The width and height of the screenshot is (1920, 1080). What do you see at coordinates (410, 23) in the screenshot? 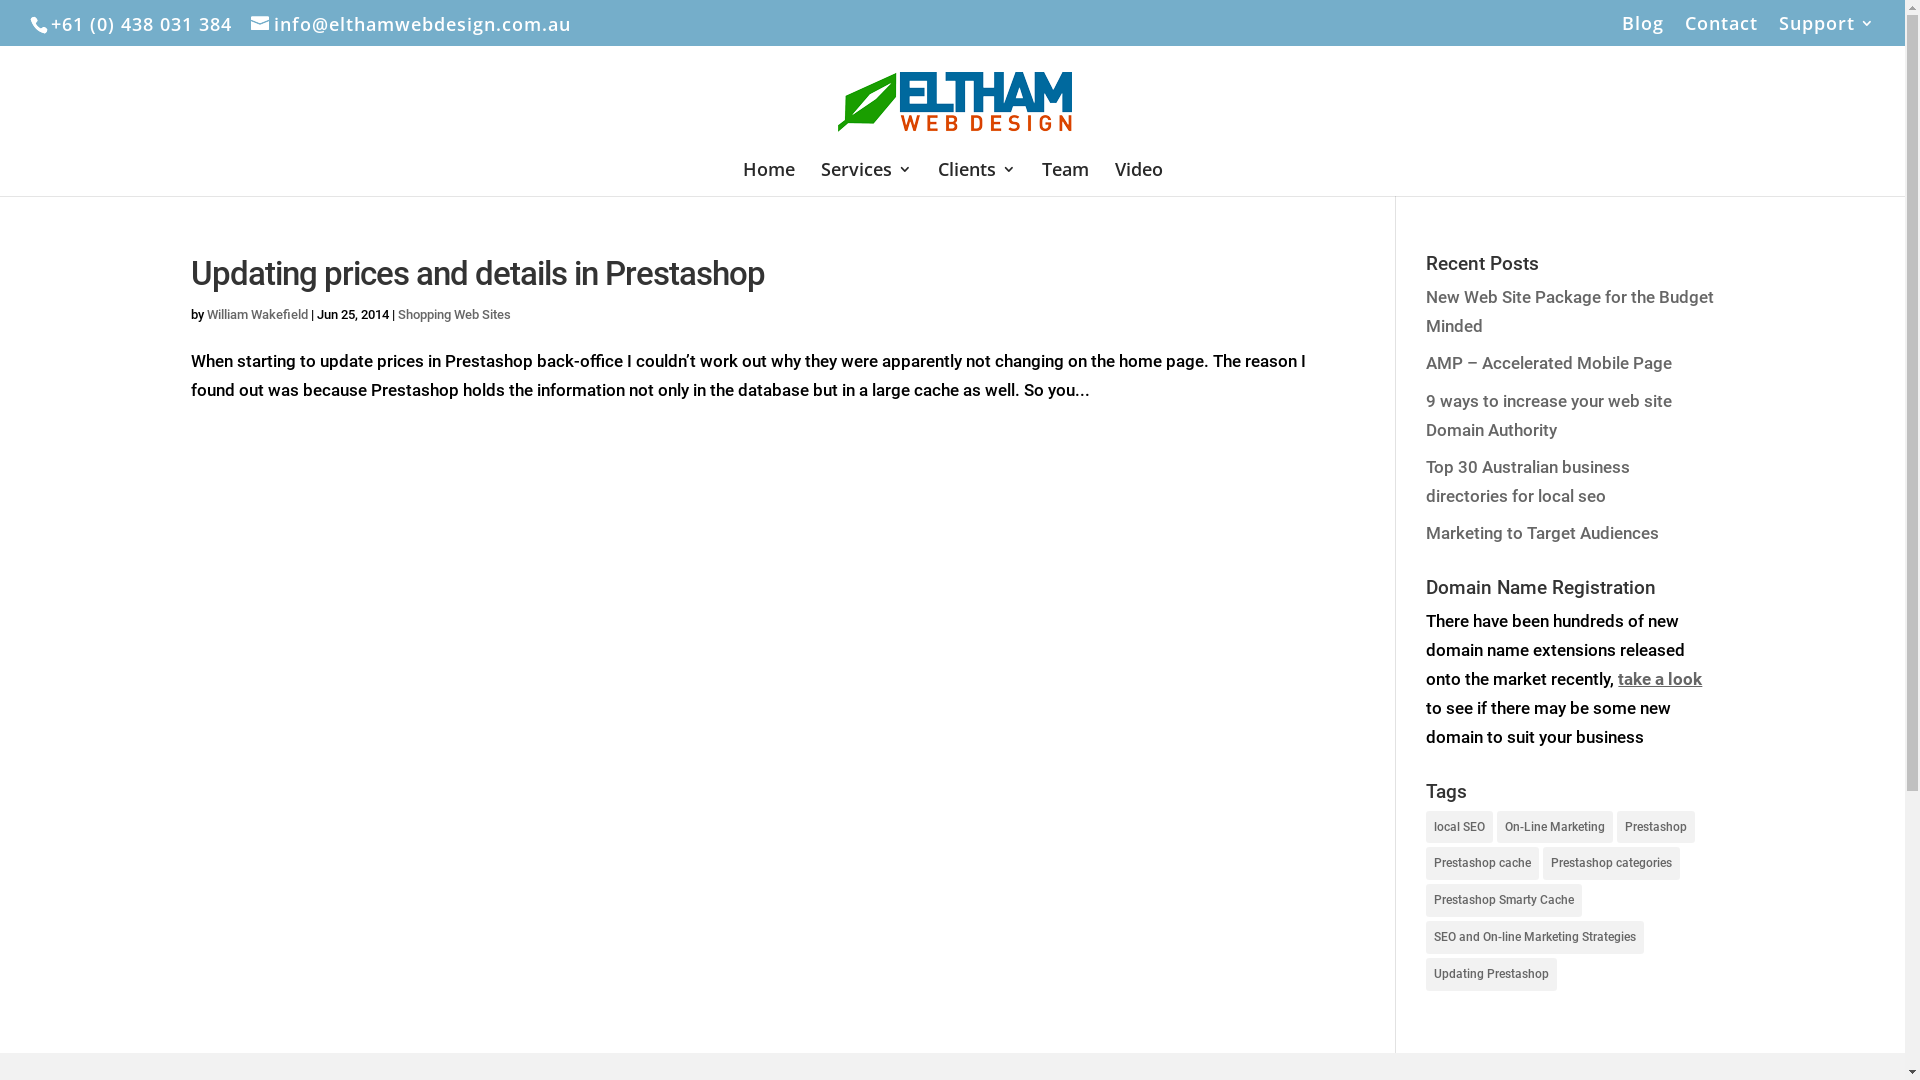
I see `'info@elthamwebdesign.com.au'` at bounding box center [410, 23].